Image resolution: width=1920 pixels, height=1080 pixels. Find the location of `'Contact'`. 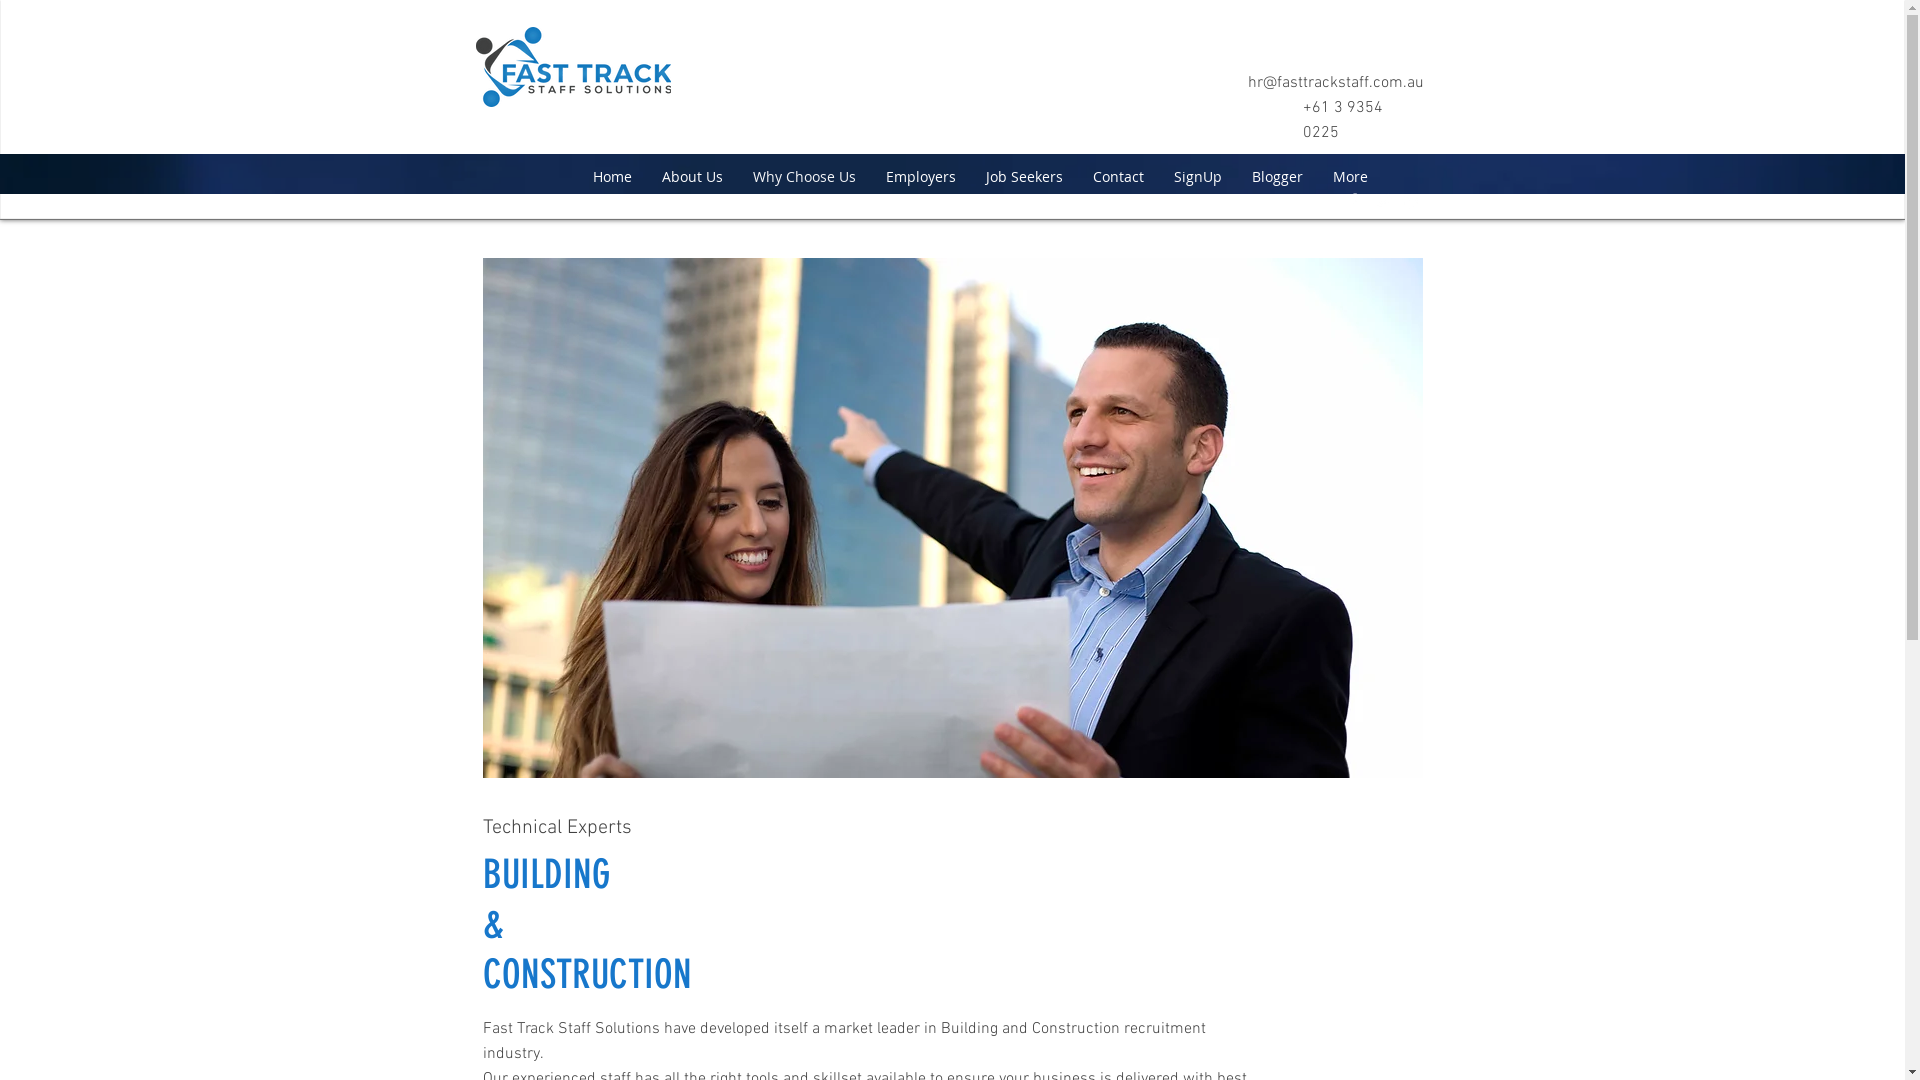

'Contact' is located at coordinates (1117, 175).